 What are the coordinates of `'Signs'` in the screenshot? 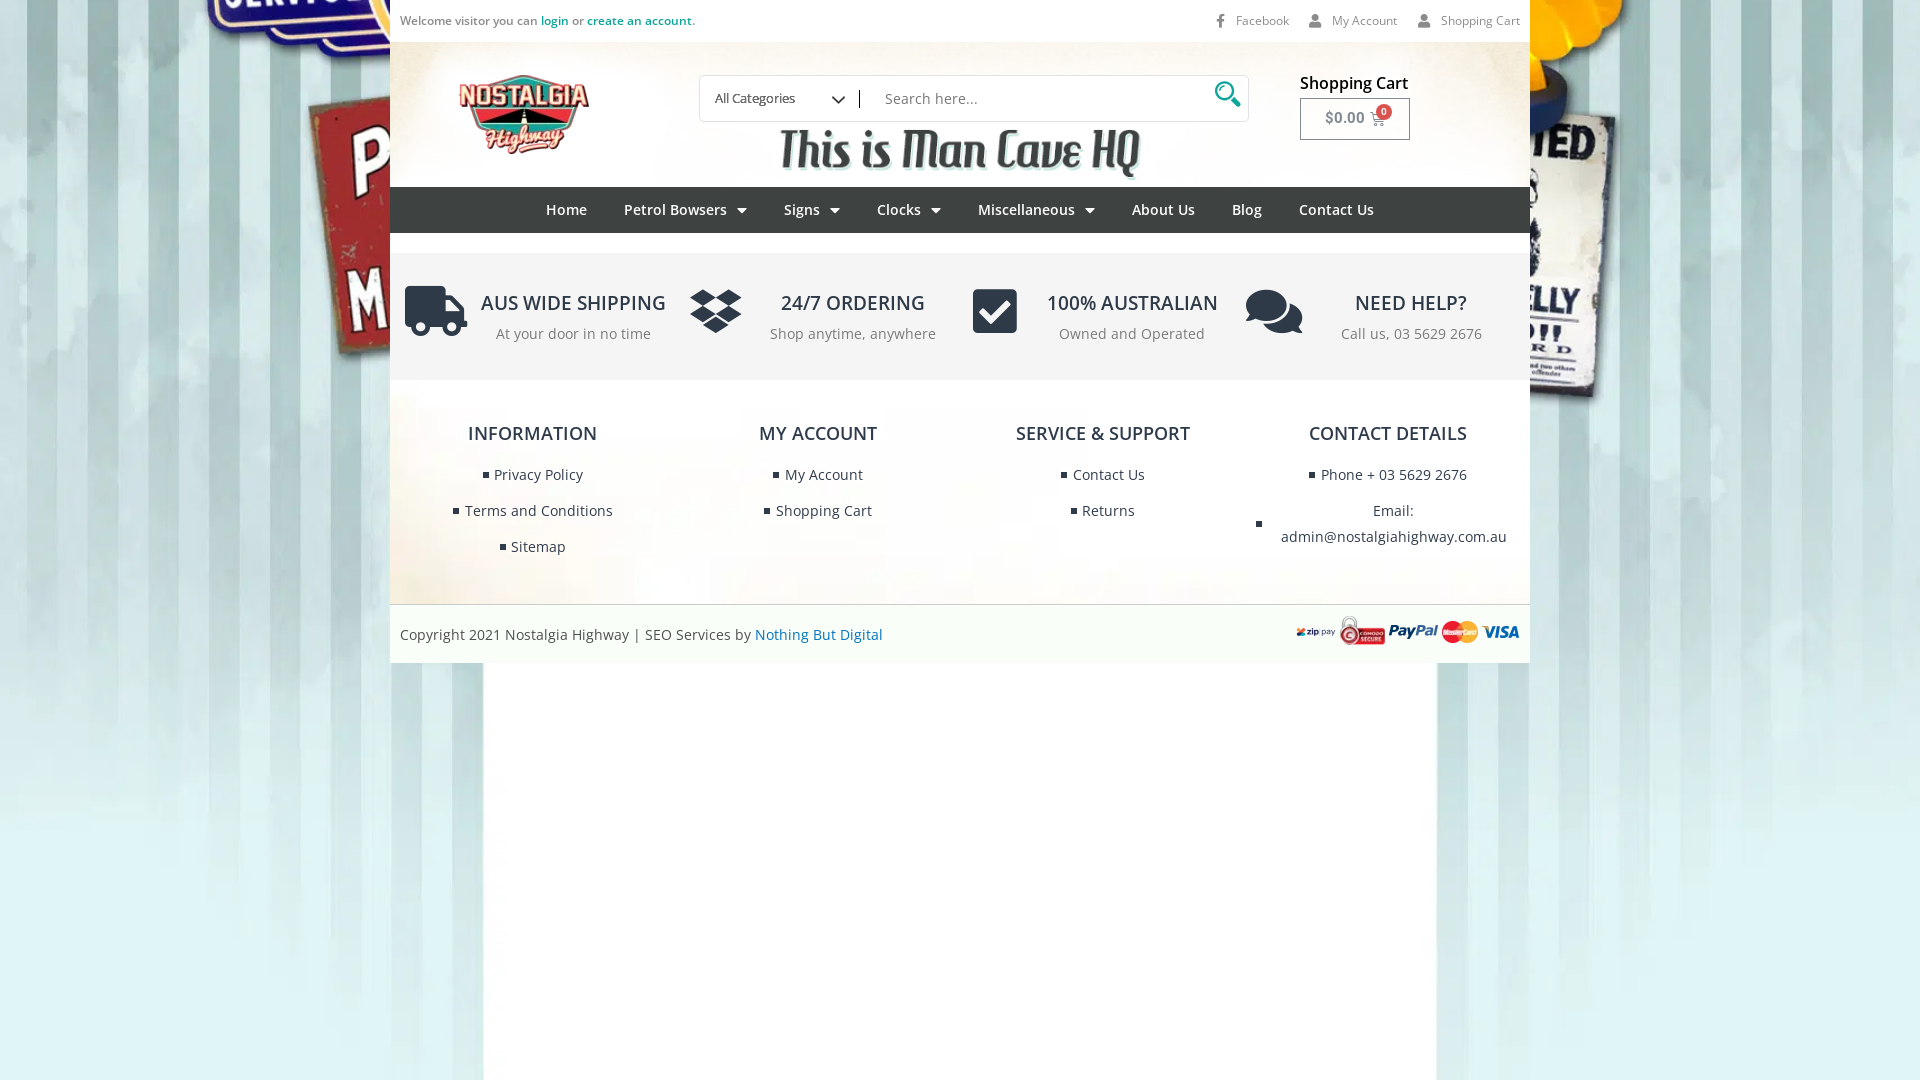 It's located at (811, 209).